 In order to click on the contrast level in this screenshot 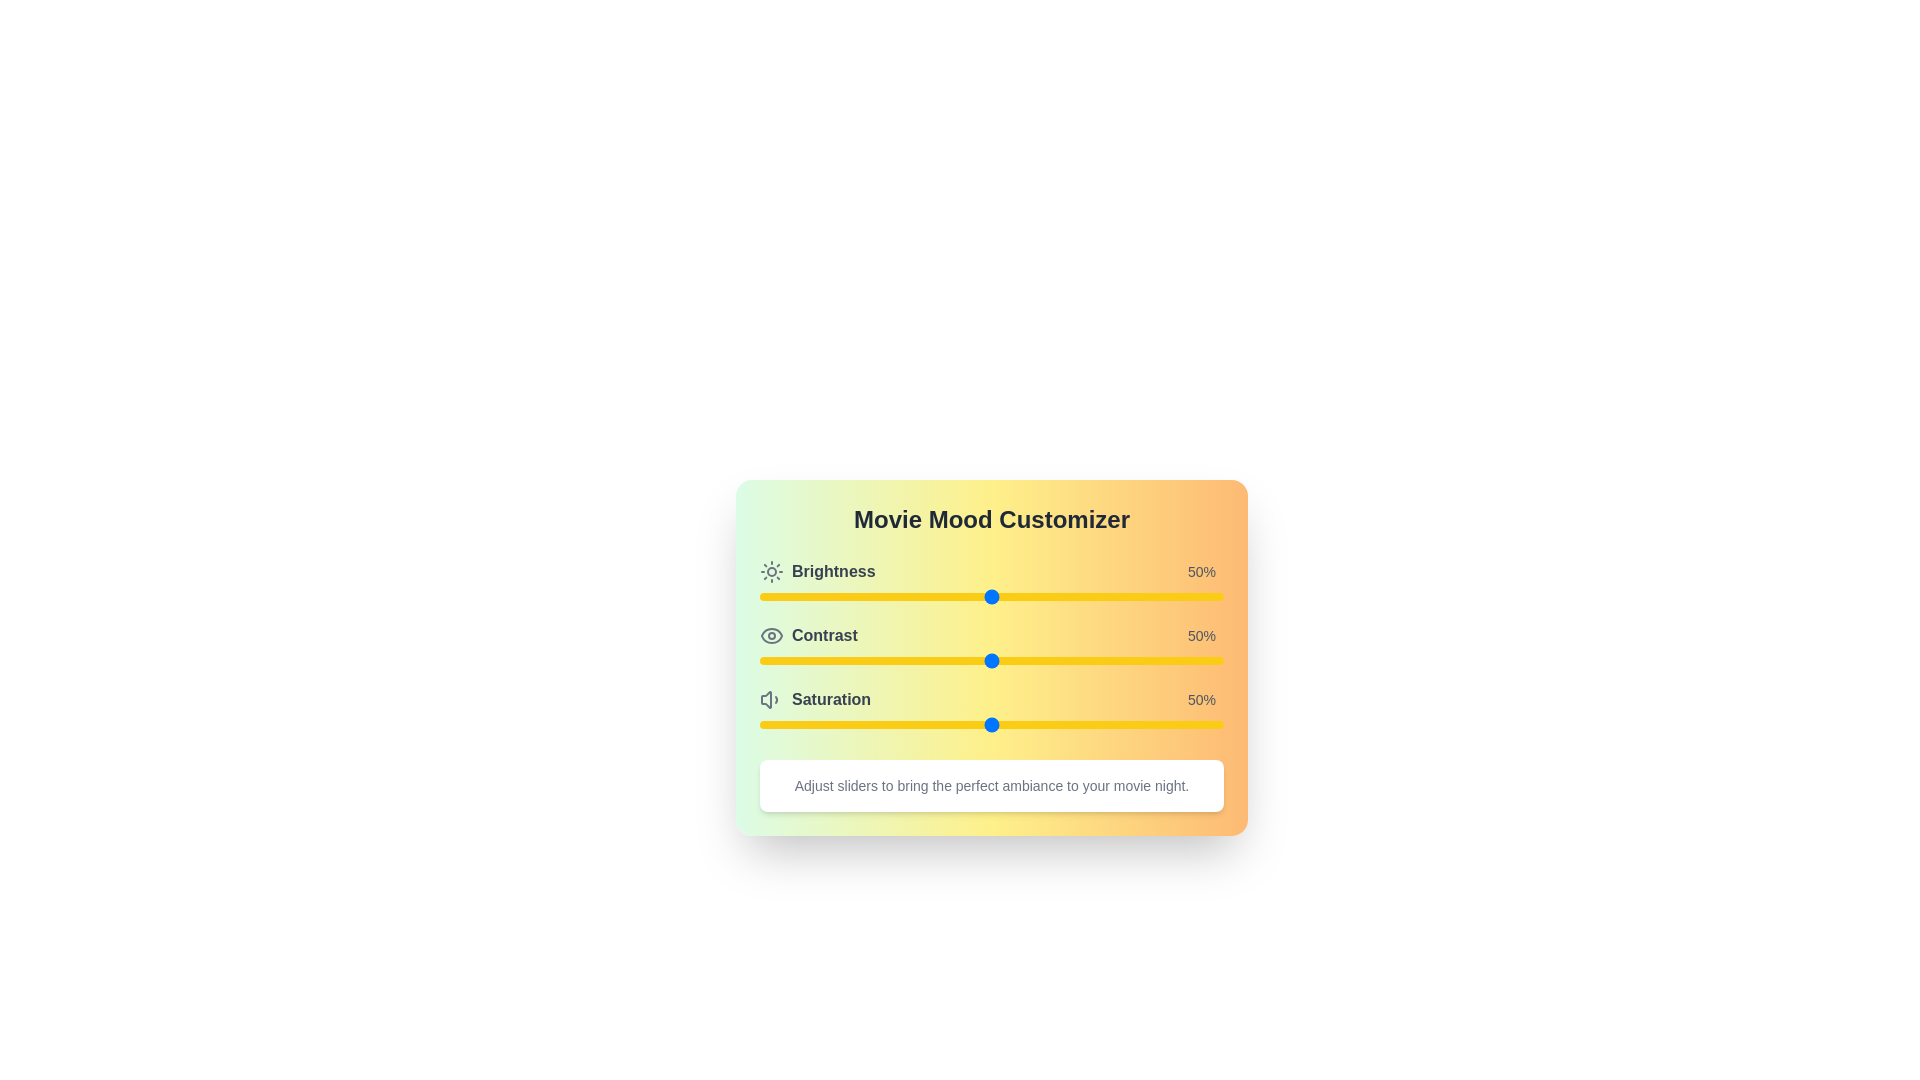, I will do `click(1196, 660)`.